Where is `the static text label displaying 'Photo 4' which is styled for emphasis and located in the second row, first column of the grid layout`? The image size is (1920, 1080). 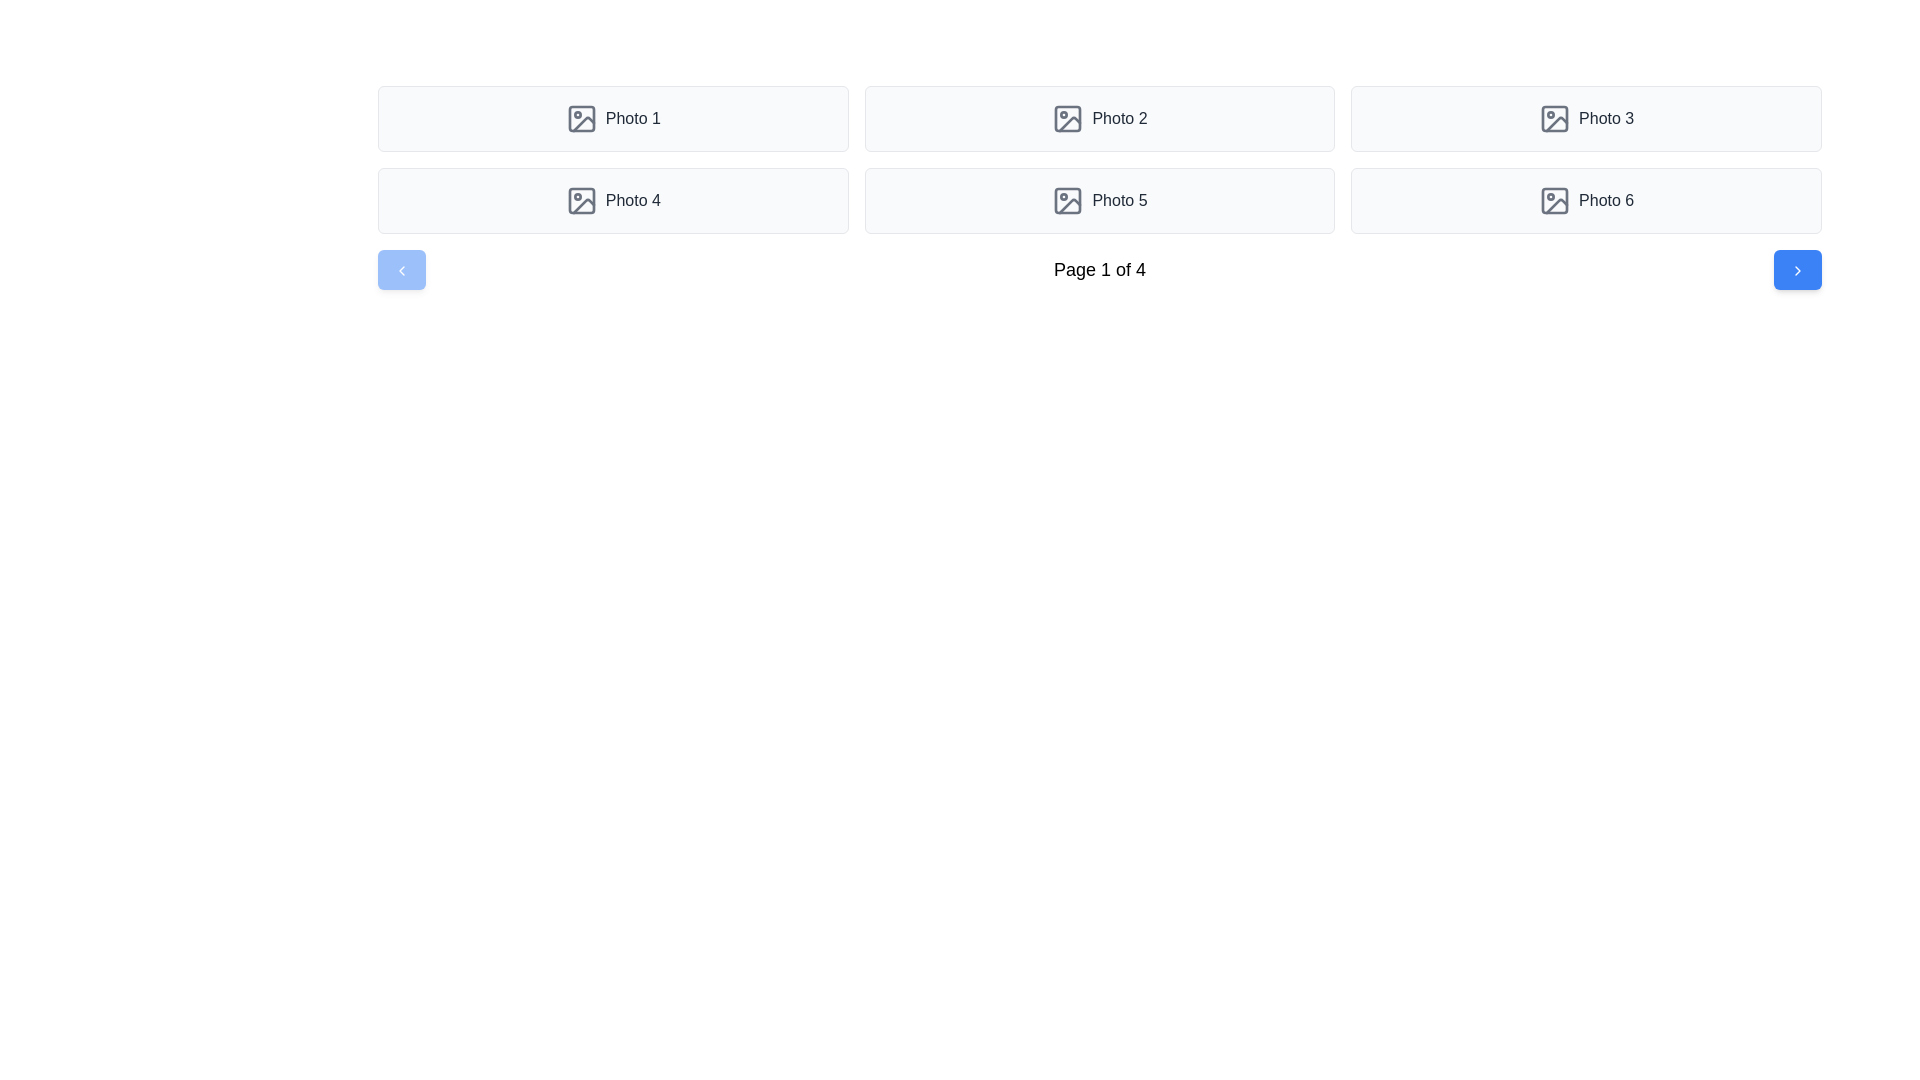
the static text label displaying 'Photo 4' which is styled for emphasis and located in the second row, first column of the grid layout is located at coordinates (632, 200).